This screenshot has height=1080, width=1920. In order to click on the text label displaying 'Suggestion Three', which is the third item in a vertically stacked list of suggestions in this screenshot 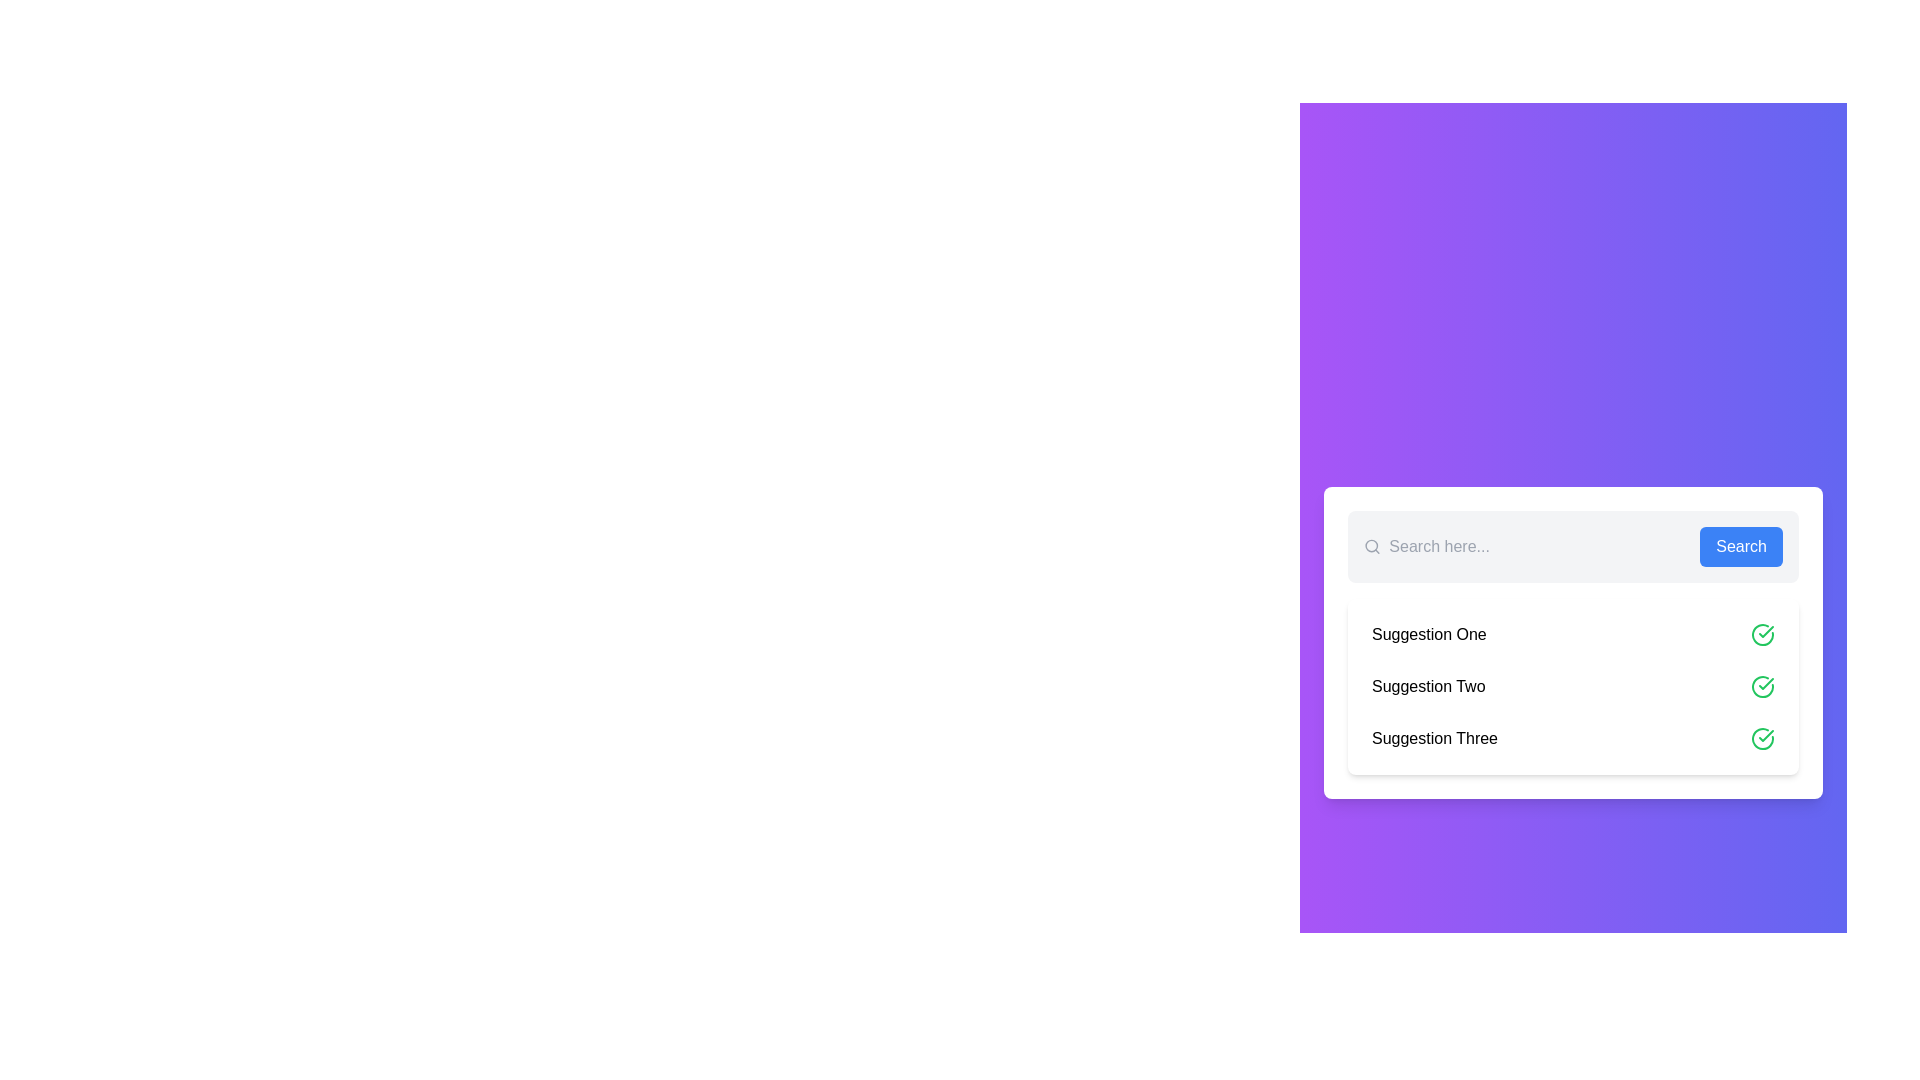, I will do `click(1434, 739)`.